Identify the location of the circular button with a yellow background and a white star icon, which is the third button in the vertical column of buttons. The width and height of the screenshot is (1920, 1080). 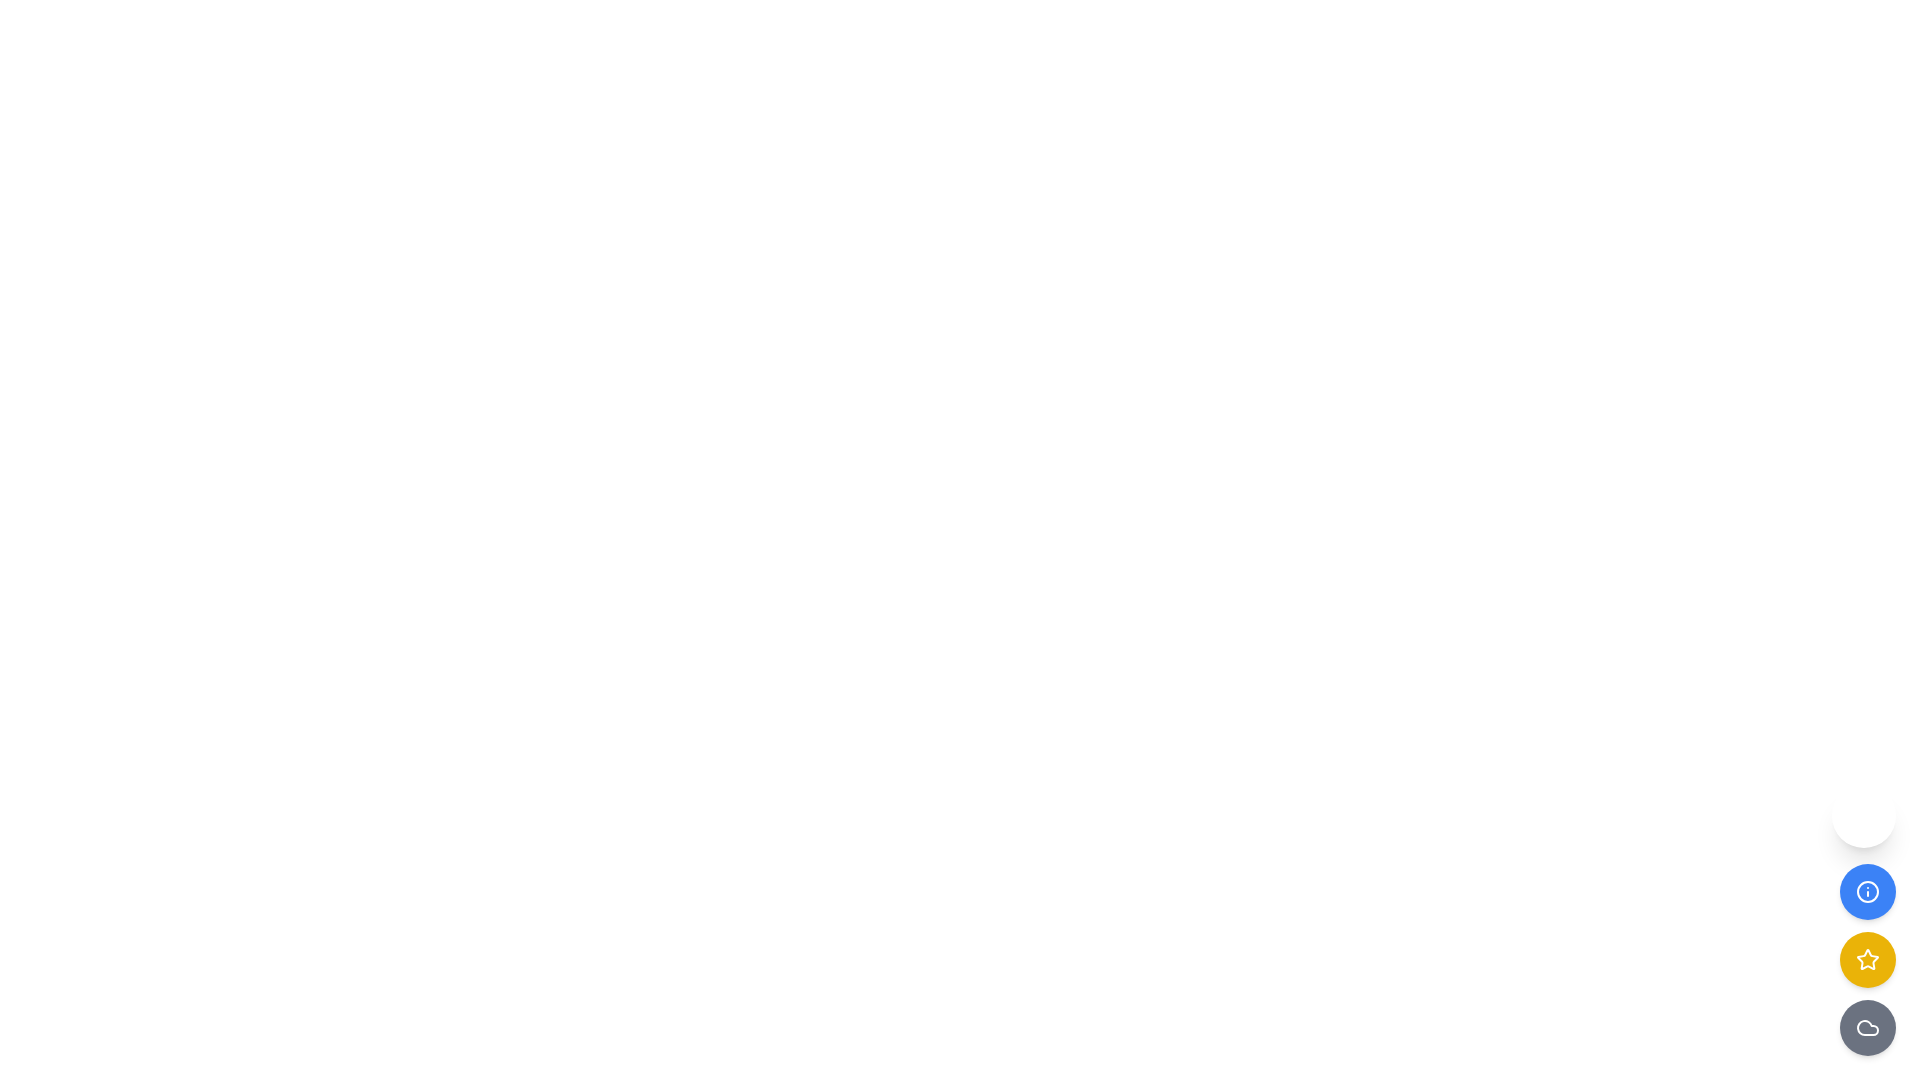
(1866, 959).